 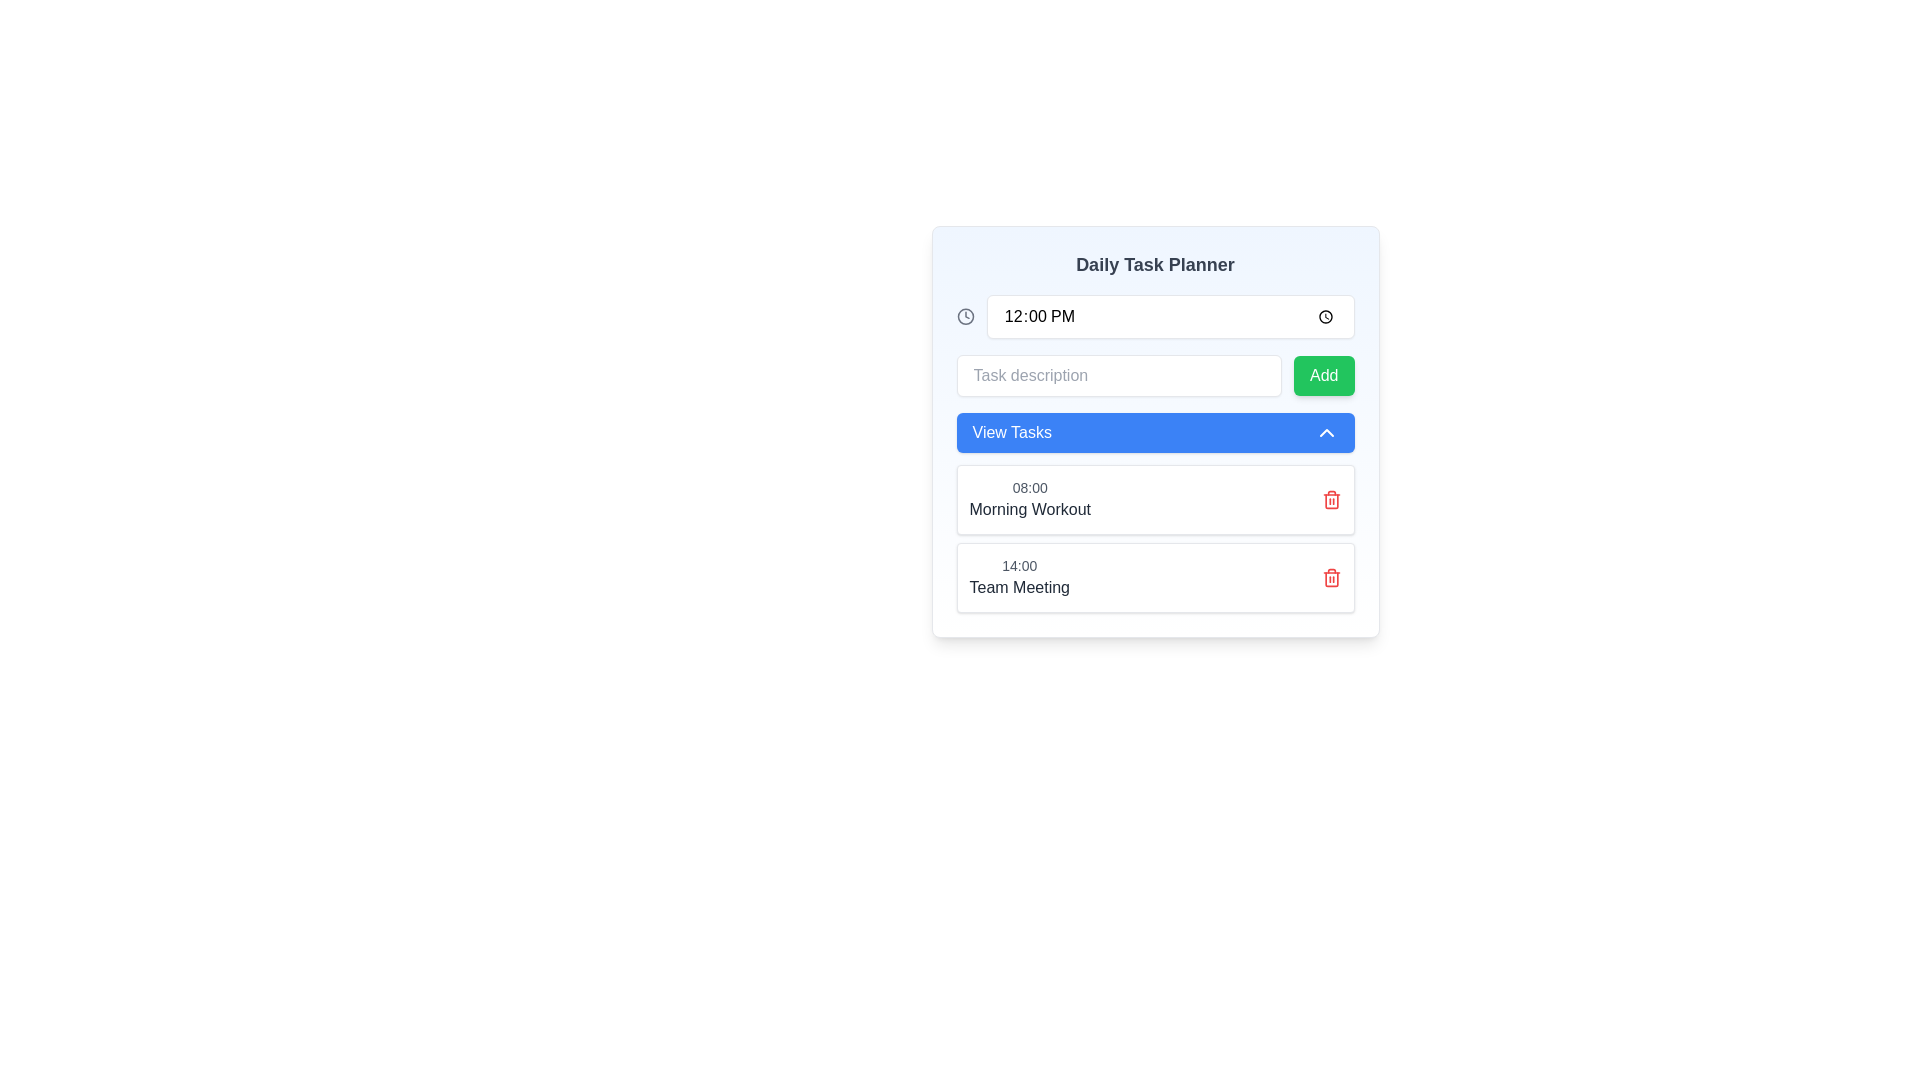 I want to click on the trash icon button, so click(x=1331, y=578).